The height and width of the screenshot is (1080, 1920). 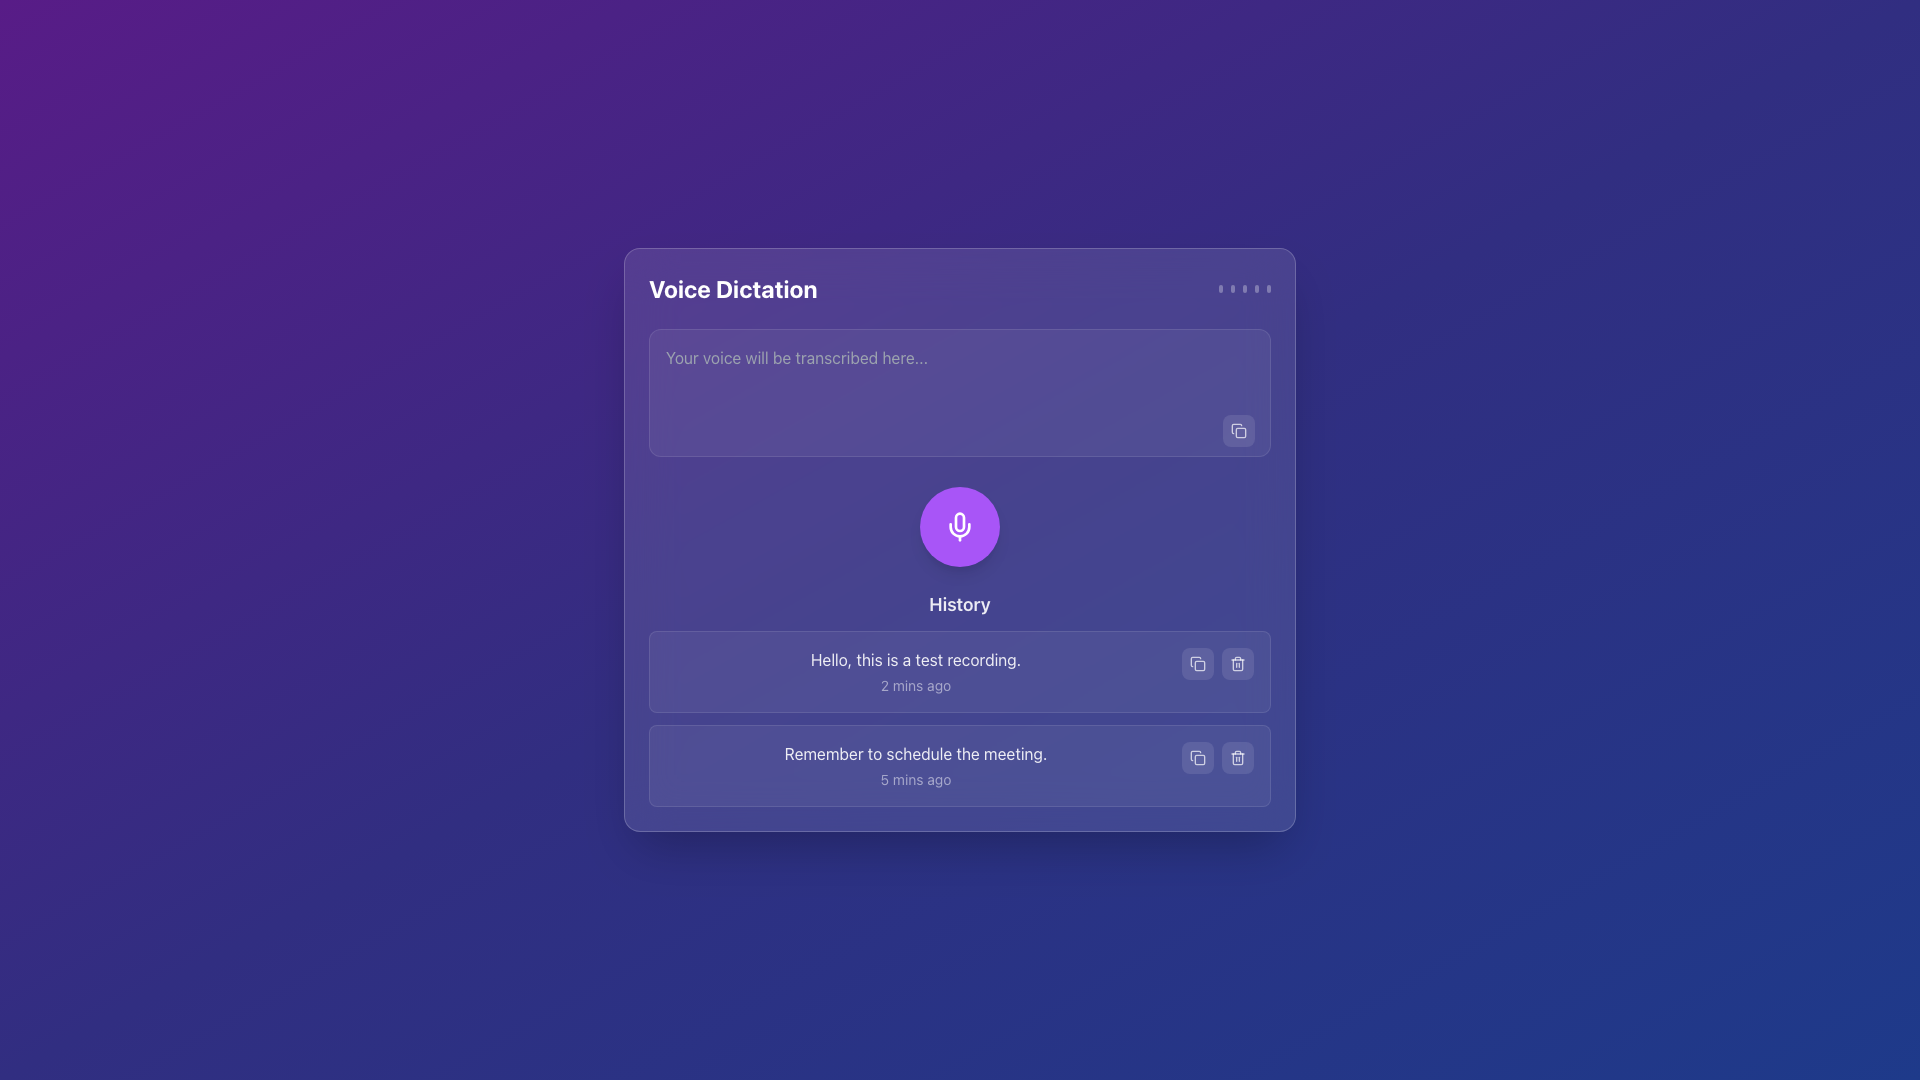 I want to click on the trash can icon button located at the right end of the lower row in the history section, so click(x=1237, y=758).